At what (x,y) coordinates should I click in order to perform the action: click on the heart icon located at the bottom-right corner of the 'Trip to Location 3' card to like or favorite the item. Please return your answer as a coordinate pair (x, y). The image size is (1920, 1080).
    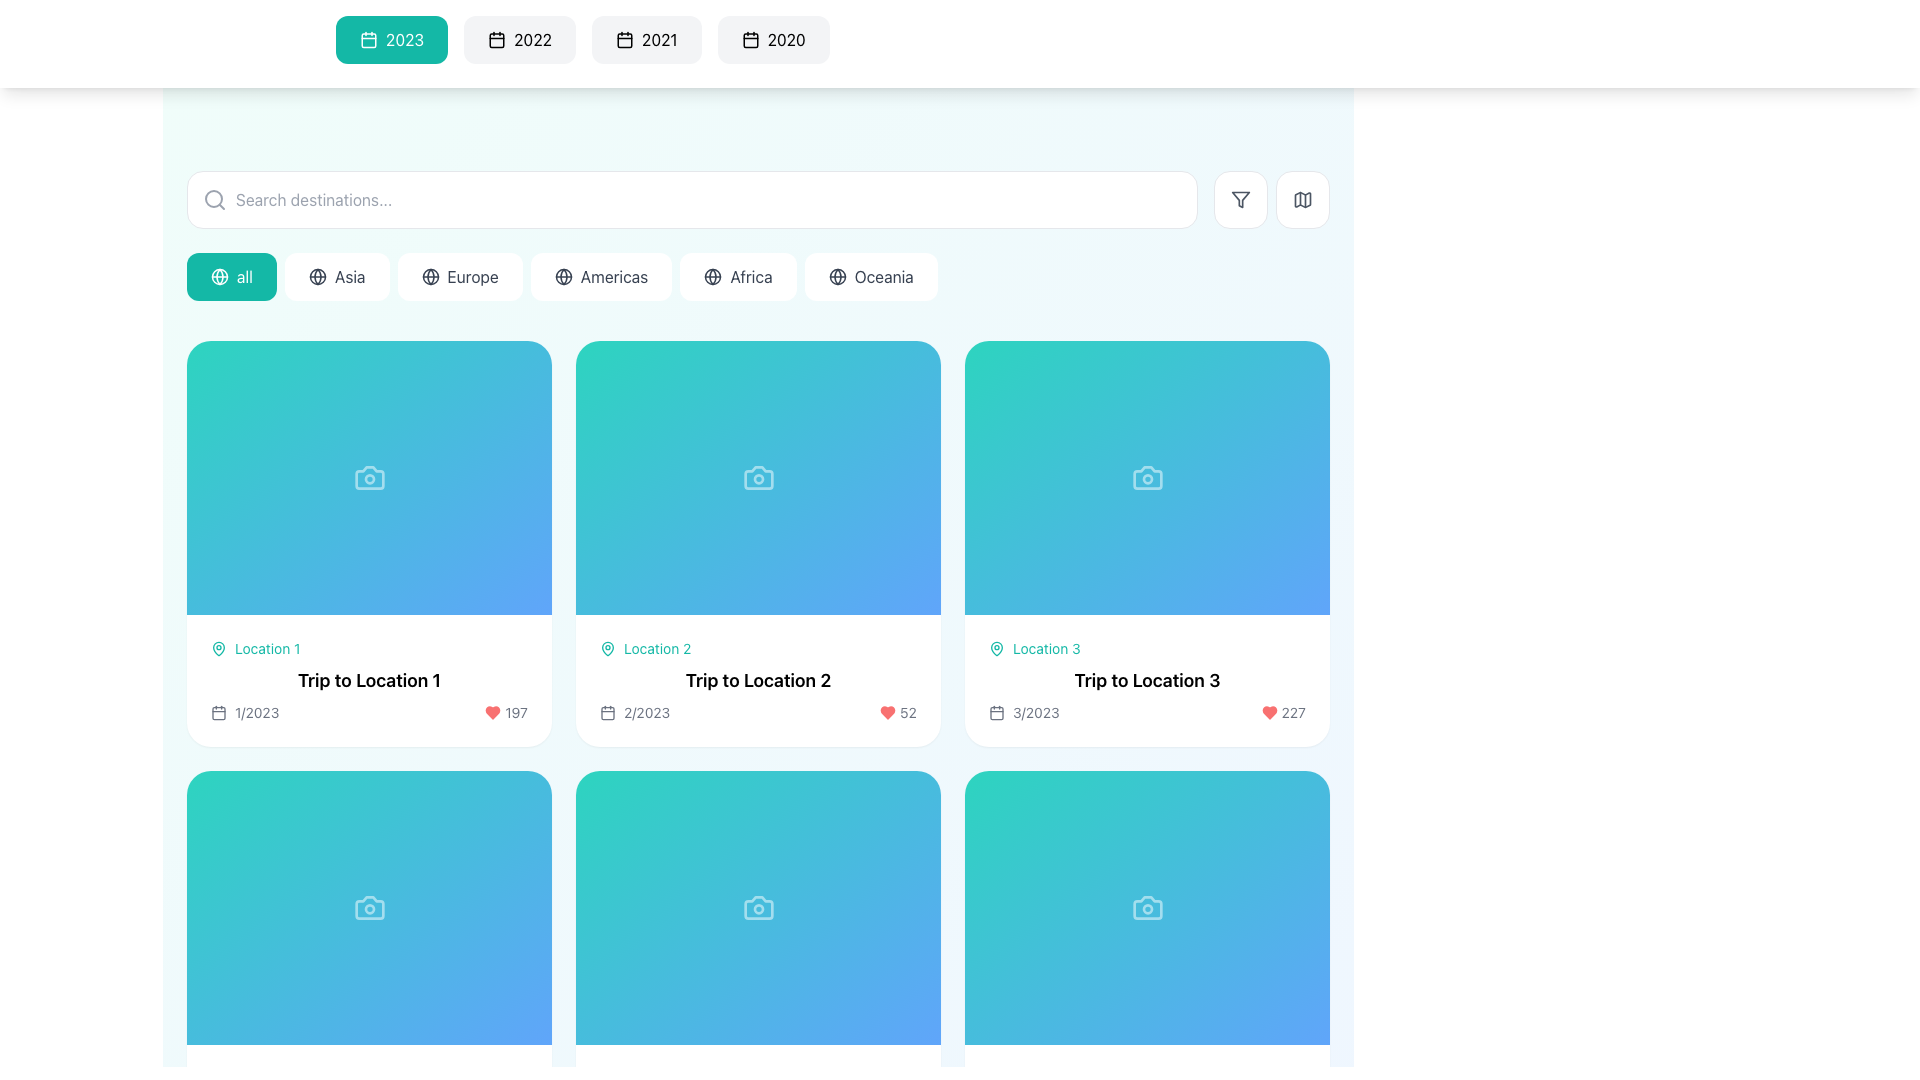
    Looking at the image, I should click on (1268, 711).